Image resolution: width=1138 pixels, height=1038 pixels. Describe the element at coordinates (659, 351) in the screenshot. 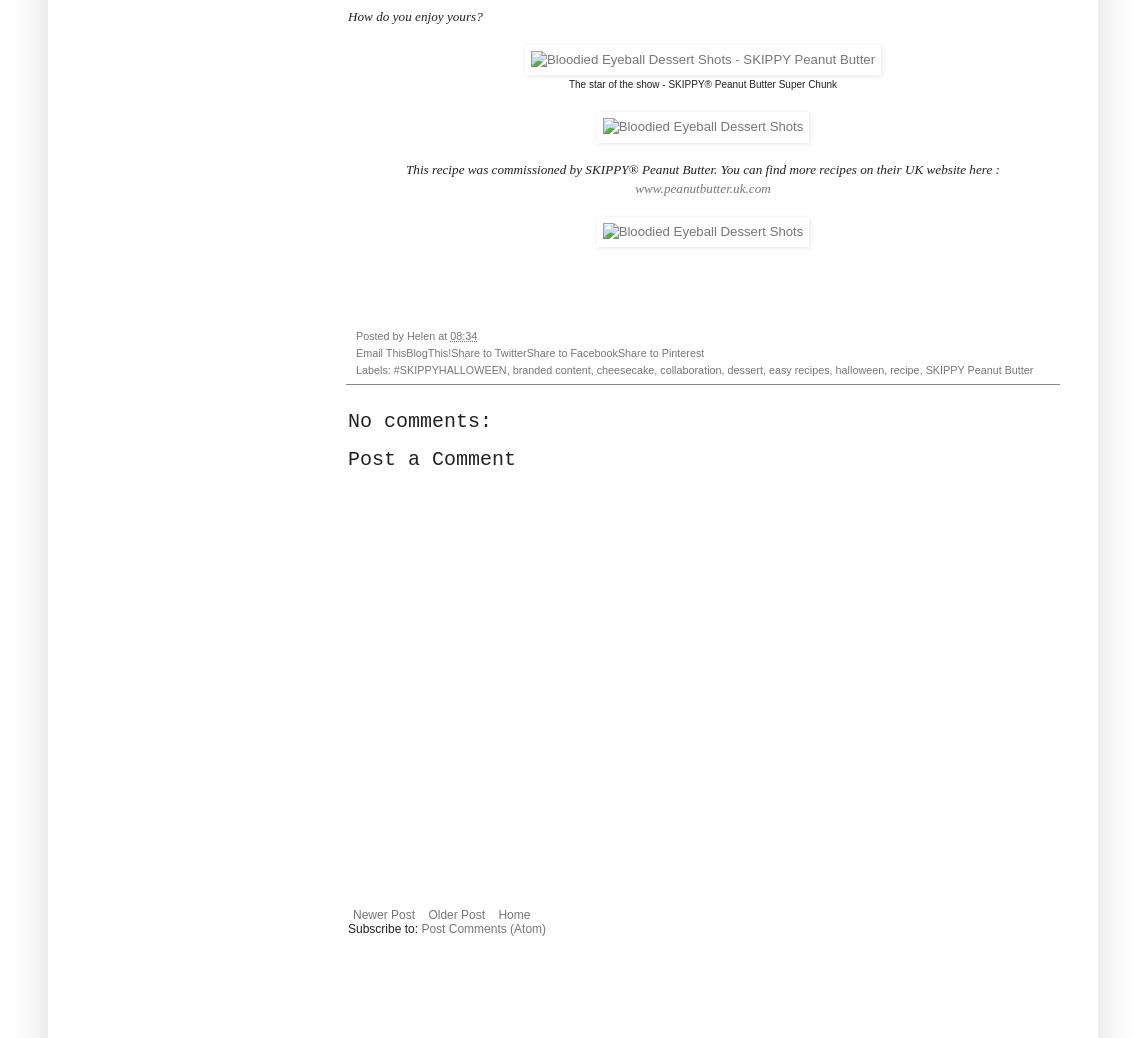

I see `'Share to Pinterest'` at that location.